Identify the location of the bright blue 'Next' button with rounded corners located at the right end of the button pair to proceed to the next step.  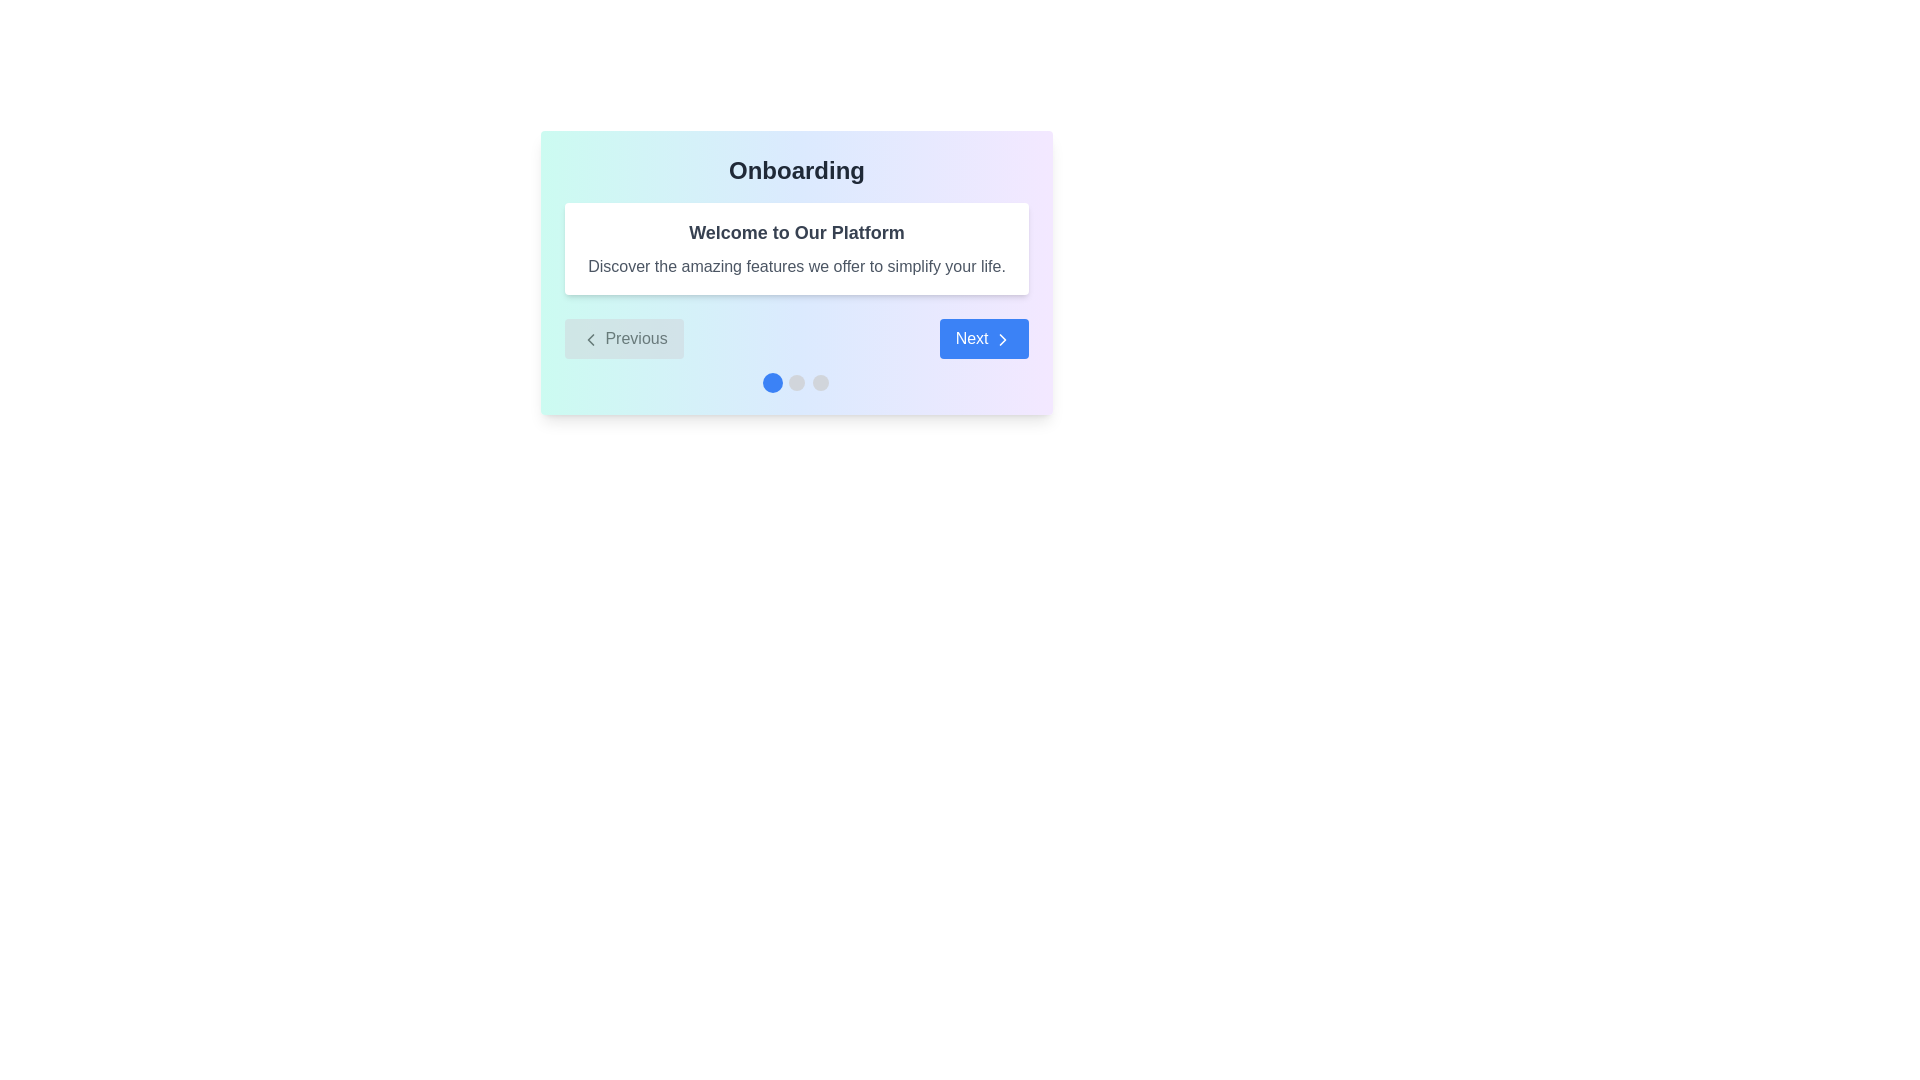
(983, 338).